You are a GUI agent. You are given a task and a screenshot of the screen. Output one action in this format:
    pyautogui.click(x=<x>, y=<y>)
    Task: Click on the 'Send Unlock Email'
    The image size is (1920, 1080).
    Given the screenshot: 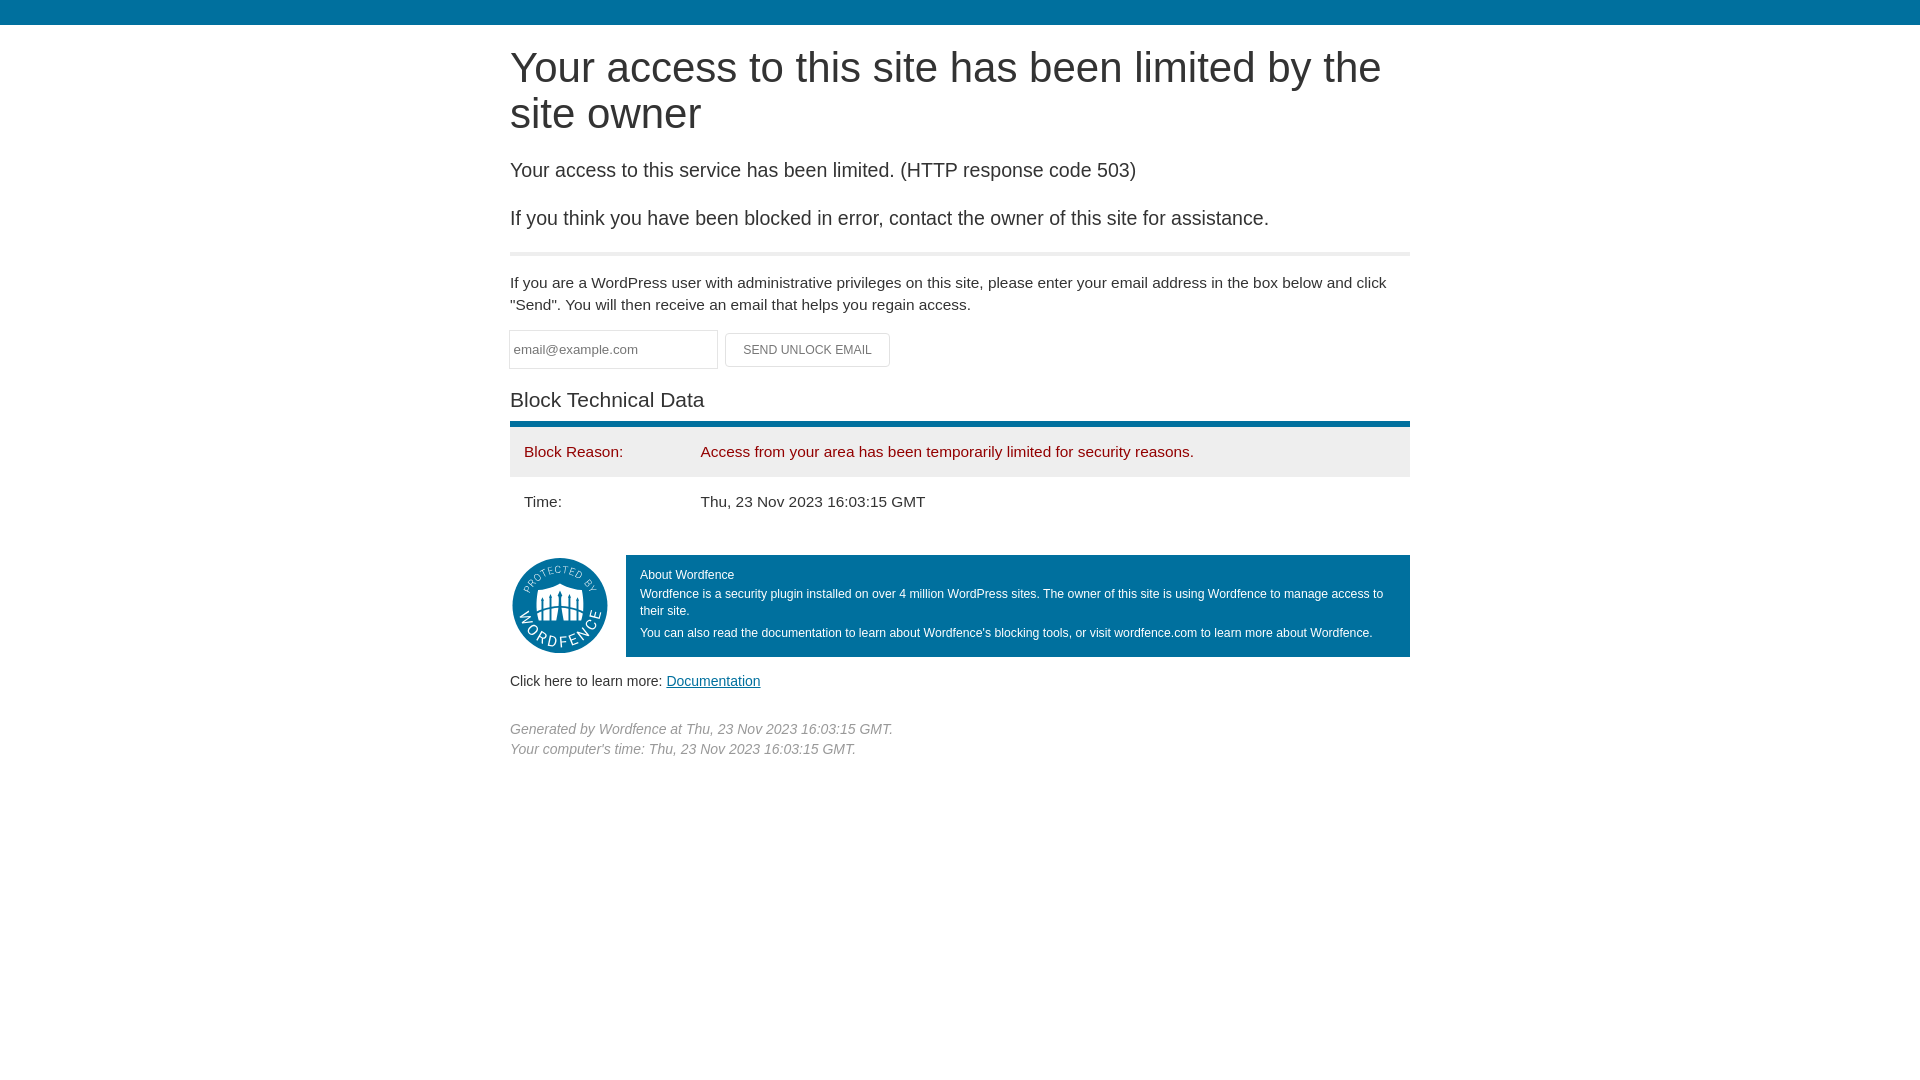 What is the action you would take?
    pyautogui.click(x=807, y=349)
    